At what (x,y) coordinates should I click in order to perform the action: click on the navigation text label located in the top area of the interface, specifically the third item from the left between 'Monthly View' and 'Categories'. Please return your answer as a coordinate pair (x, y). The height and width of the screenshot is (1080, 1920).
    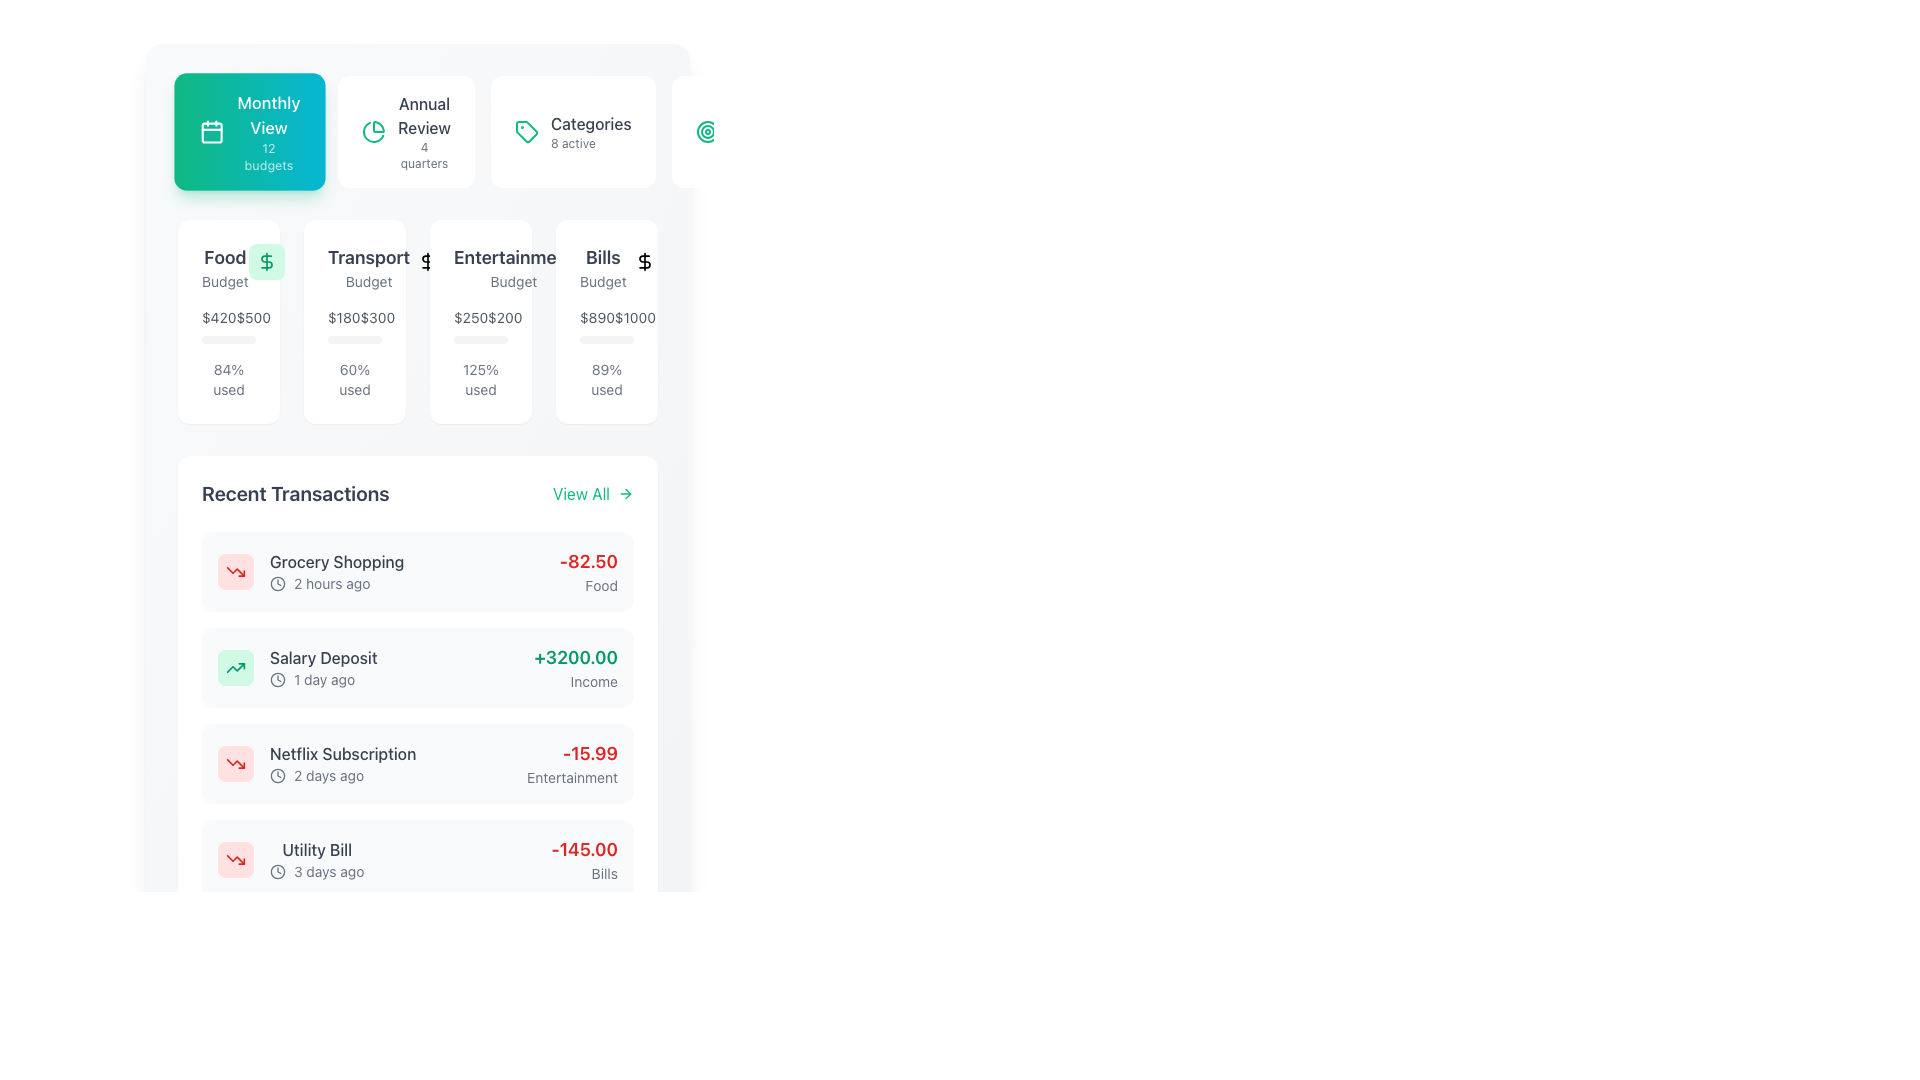
    Looking at the image, I should click on (423, 131).